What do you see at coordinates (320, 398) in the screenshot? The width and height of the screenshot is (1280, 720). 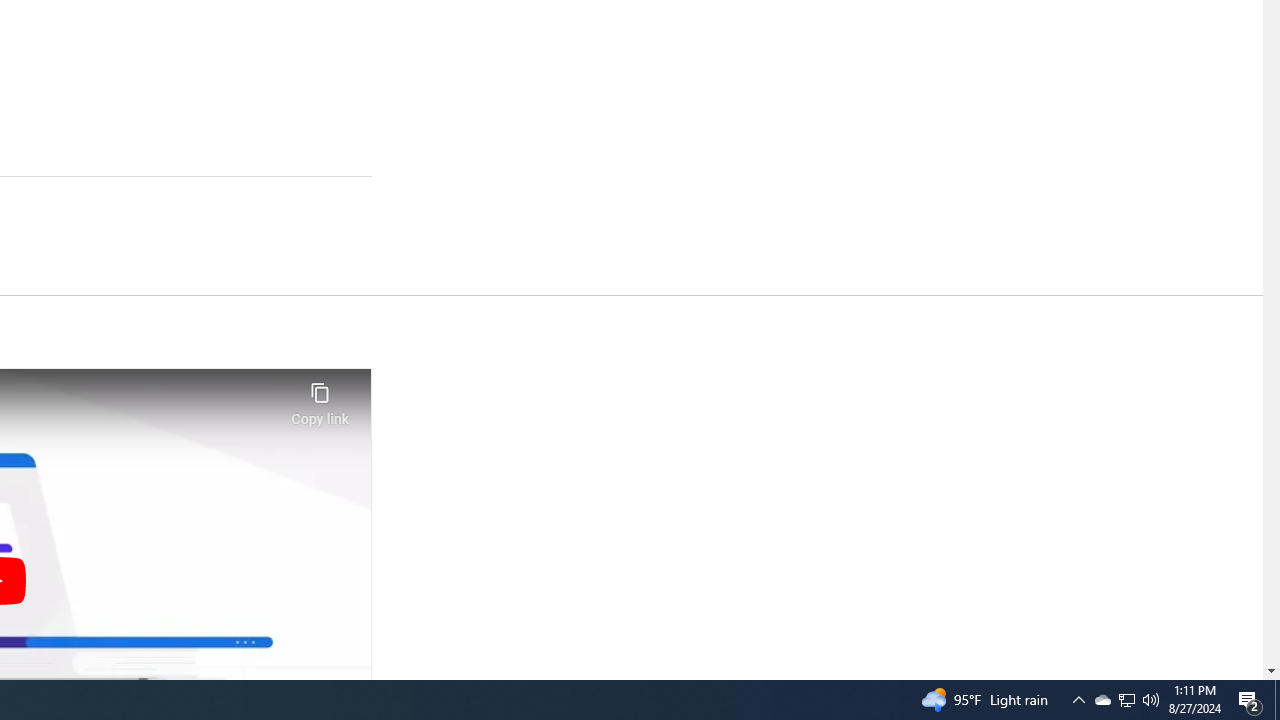 I see `'Copy link'` at bounding box center [320, 398].